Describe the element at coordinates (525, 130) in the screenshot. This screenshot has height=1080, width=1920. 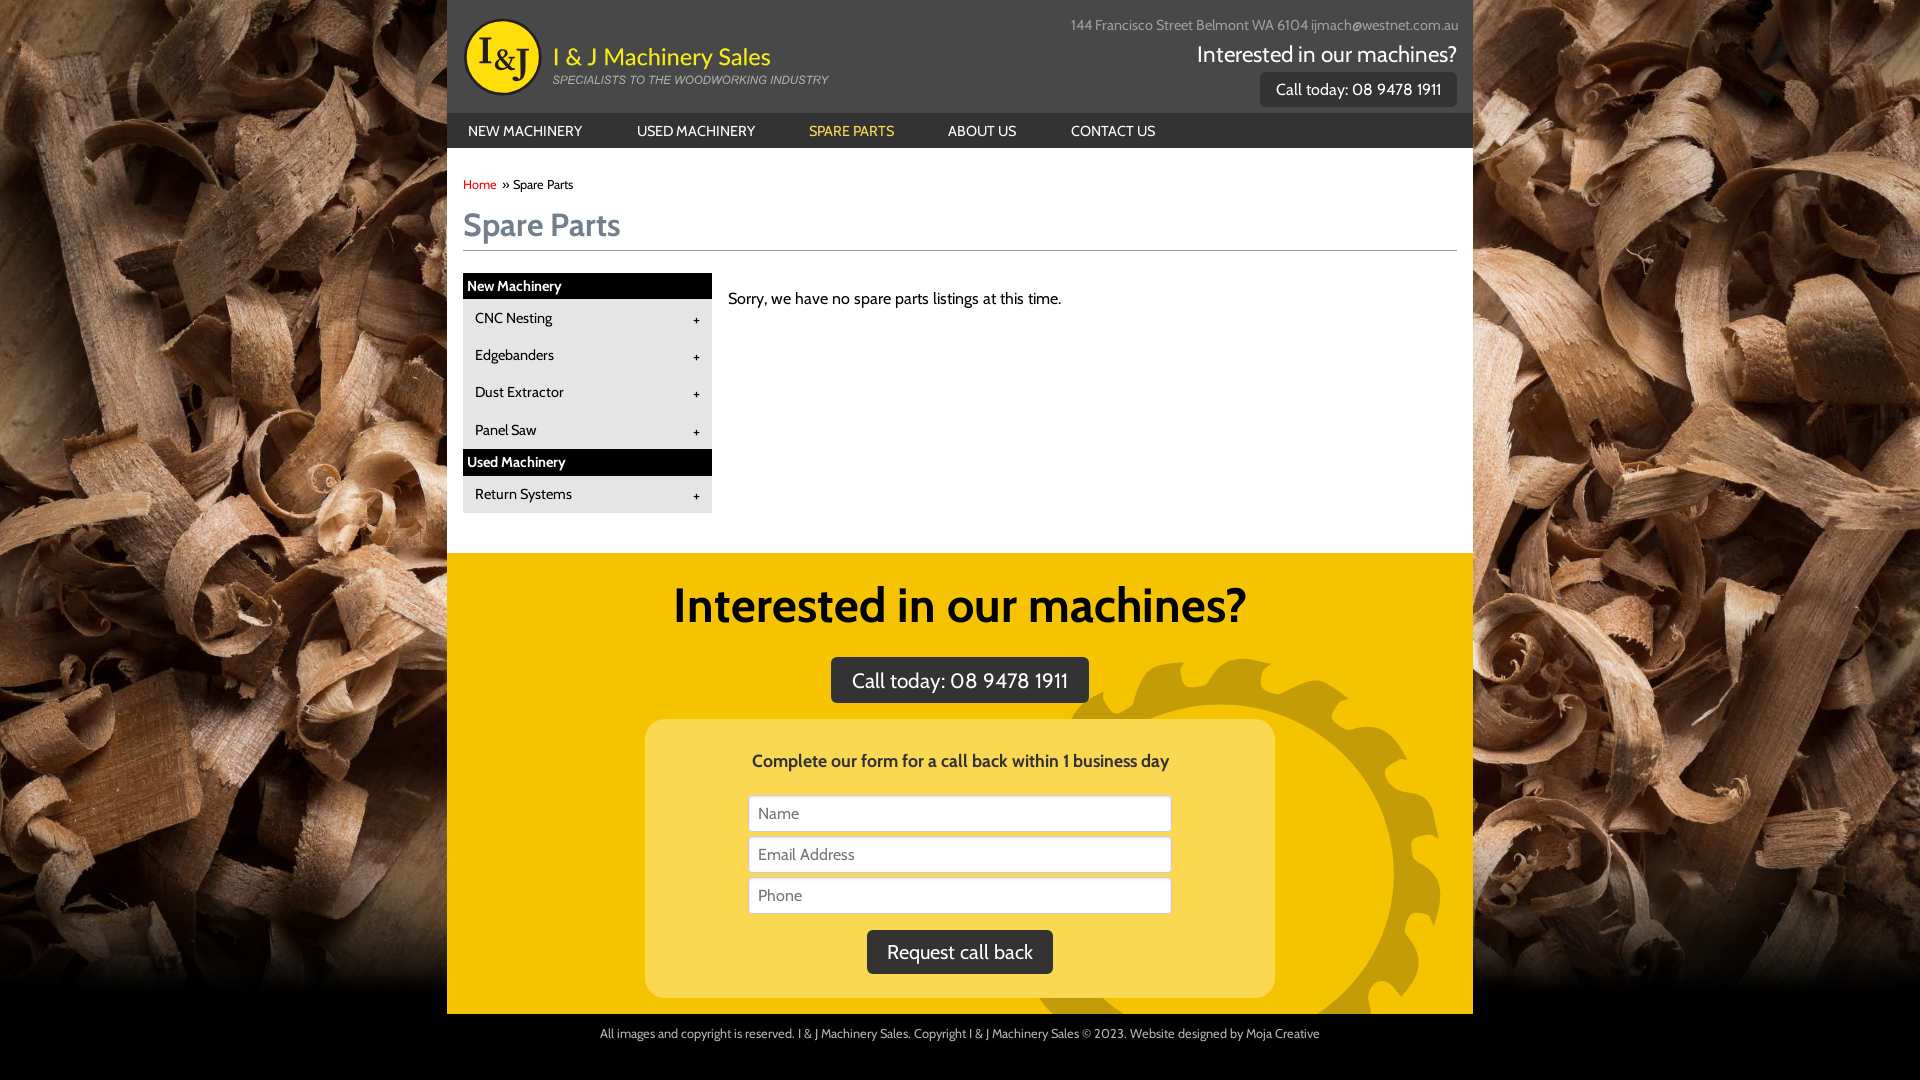
I see `'NEW MACHINERY'` at that location.